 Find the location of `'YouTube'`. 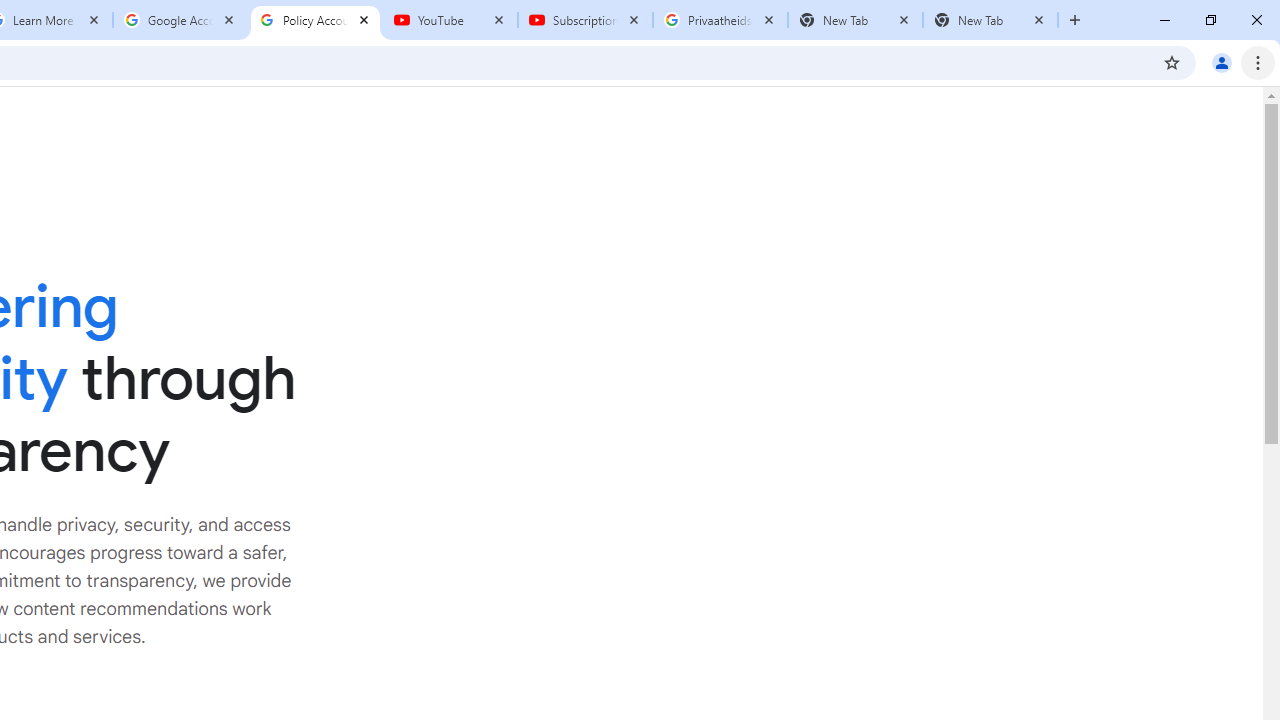

'YouTube' is located at coordinates (449, 20).